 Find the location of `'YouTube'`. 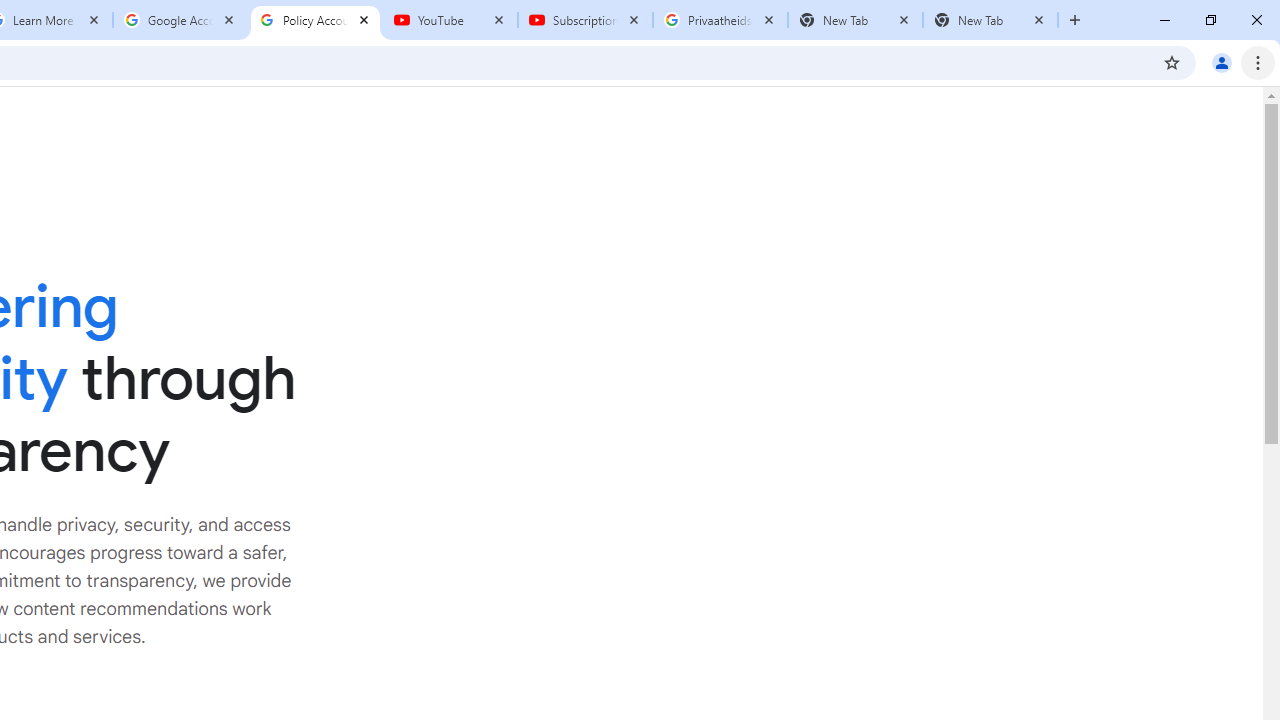

'YouTube' is located at coordinates (449, 20).